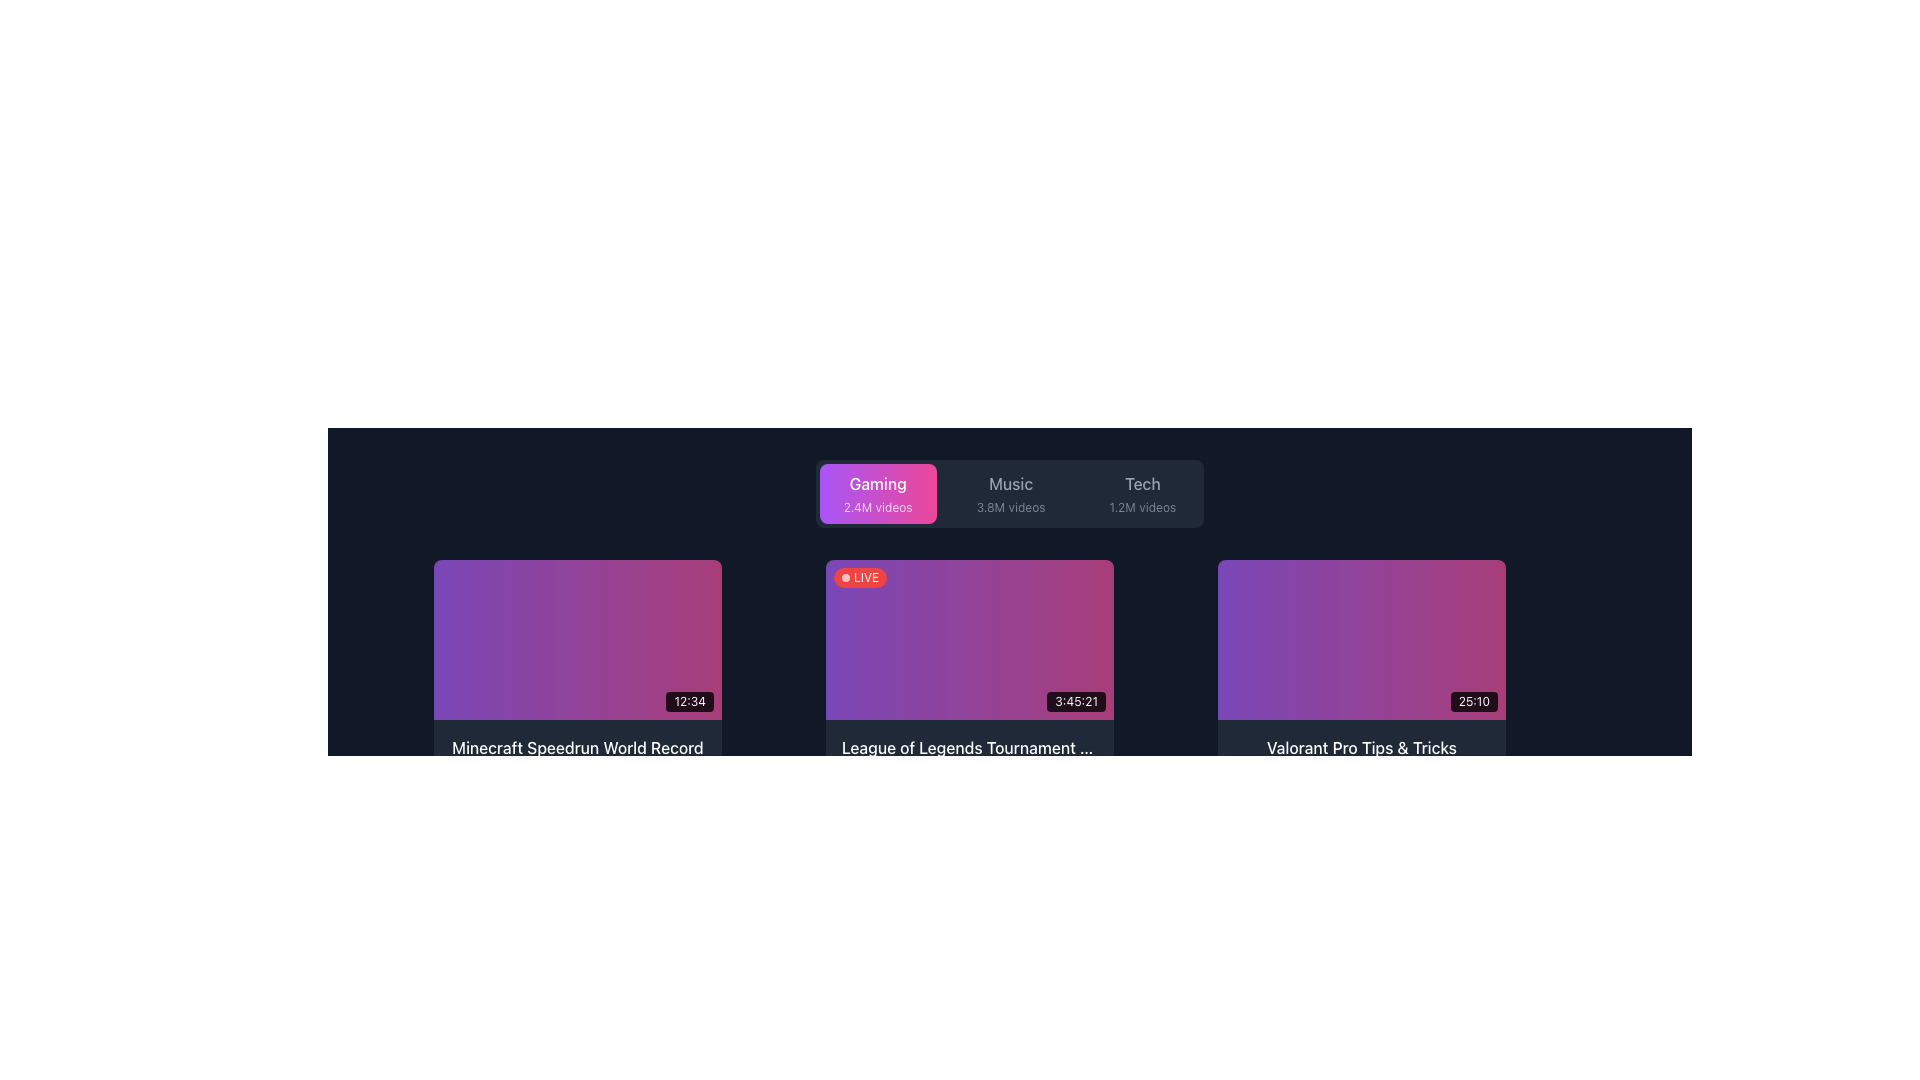 Image resolution: width=1920 pixels, height=1080 pixels. I want to click on the text label that serves as the title for the first video thumbnail located at the lower portion of the thumbnail, so click(576, 748).